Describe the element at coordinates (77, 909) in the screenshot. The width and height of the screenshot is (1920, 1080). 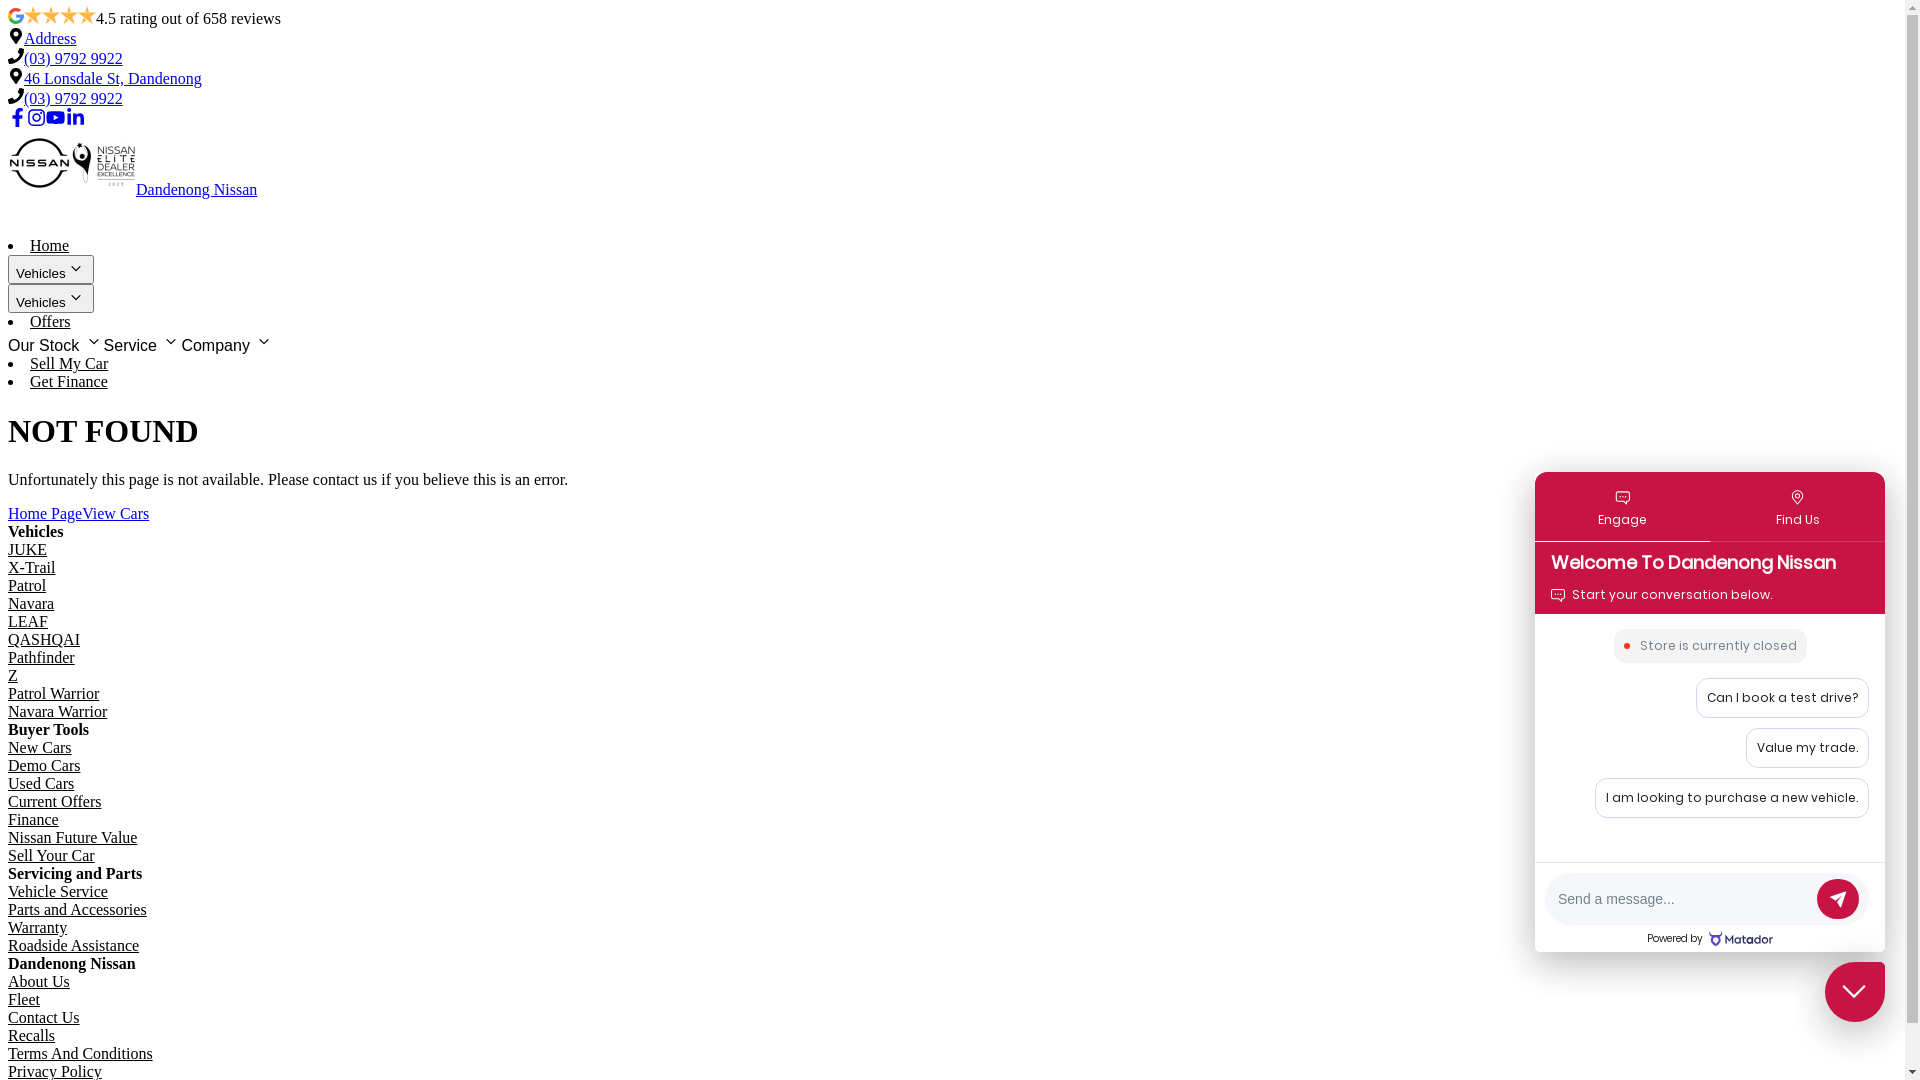
I see `'Parts and Accessories'` at that location.